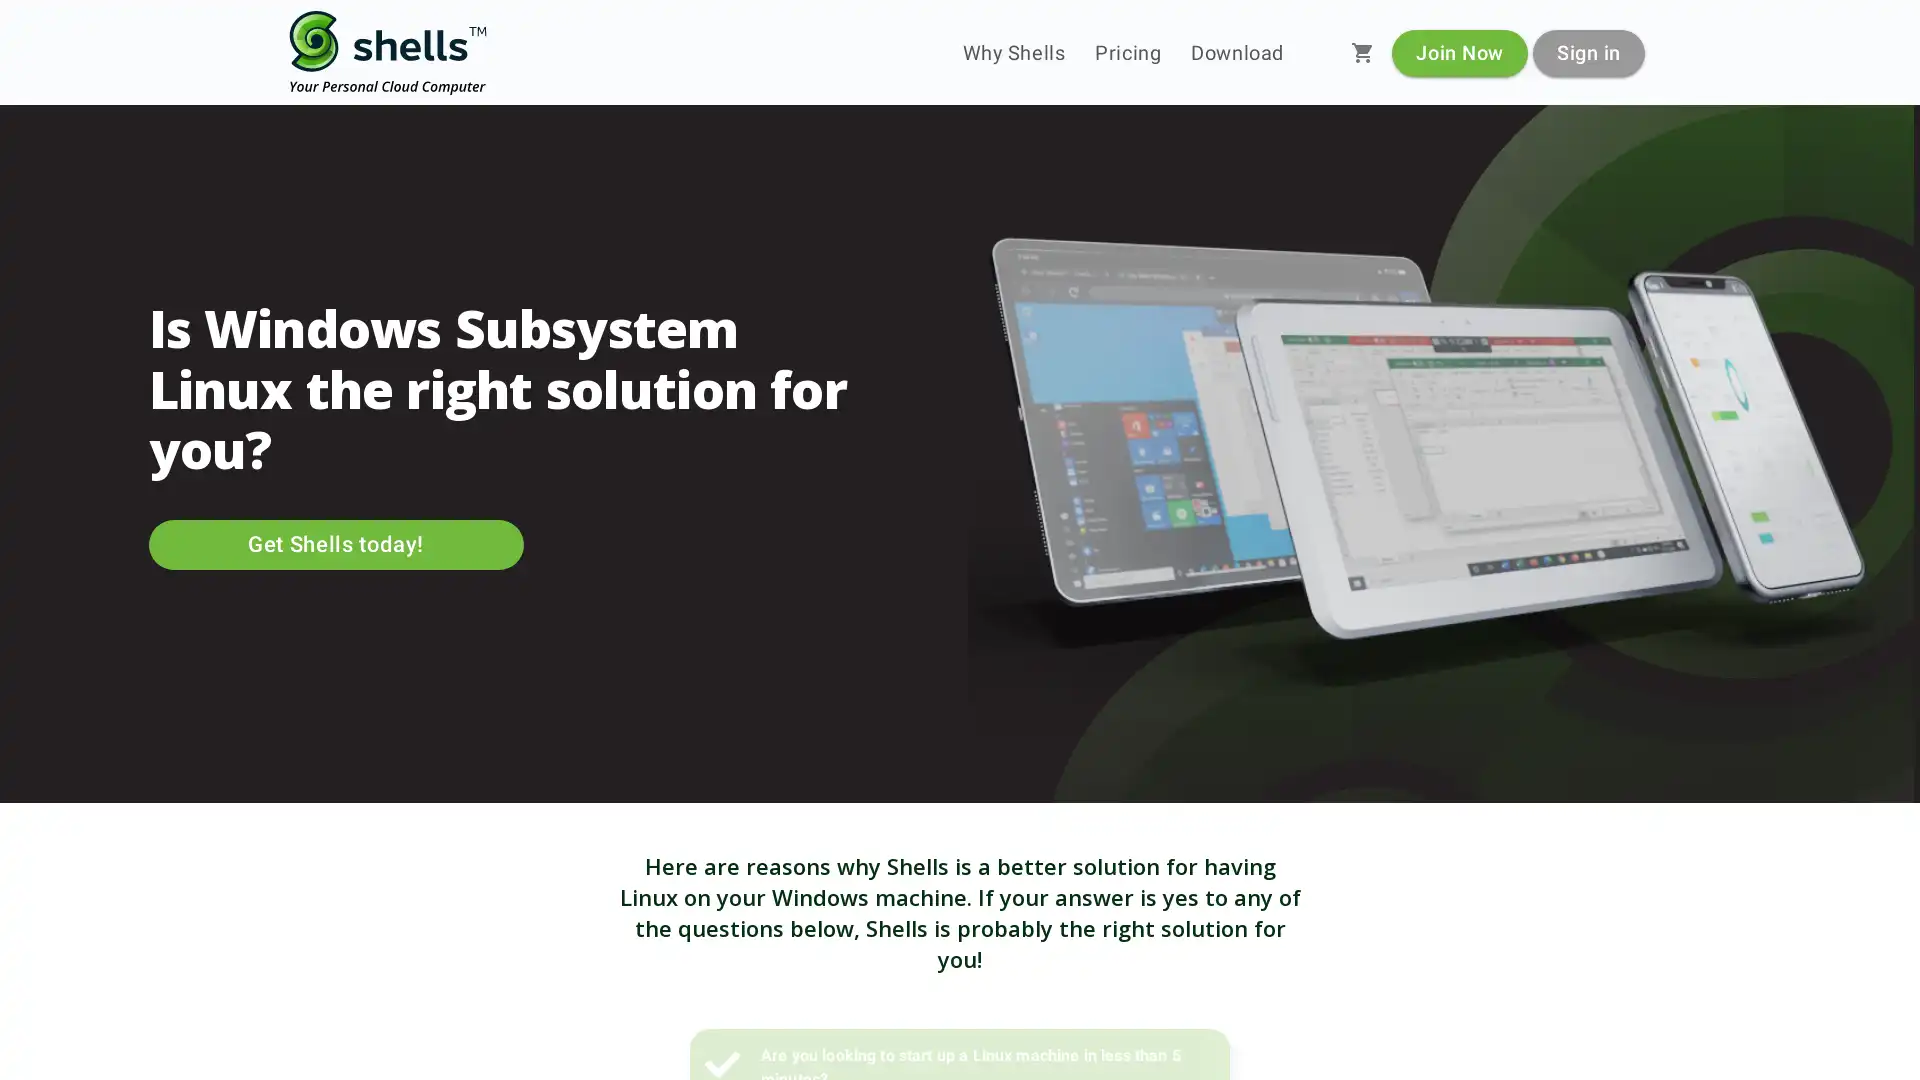 The height and width of the screenshot is (1080, 1920). What do you see at coordinates (335, 544) in the screenshot?
I see `Get Shells today!` at bounding box center [335, 544].